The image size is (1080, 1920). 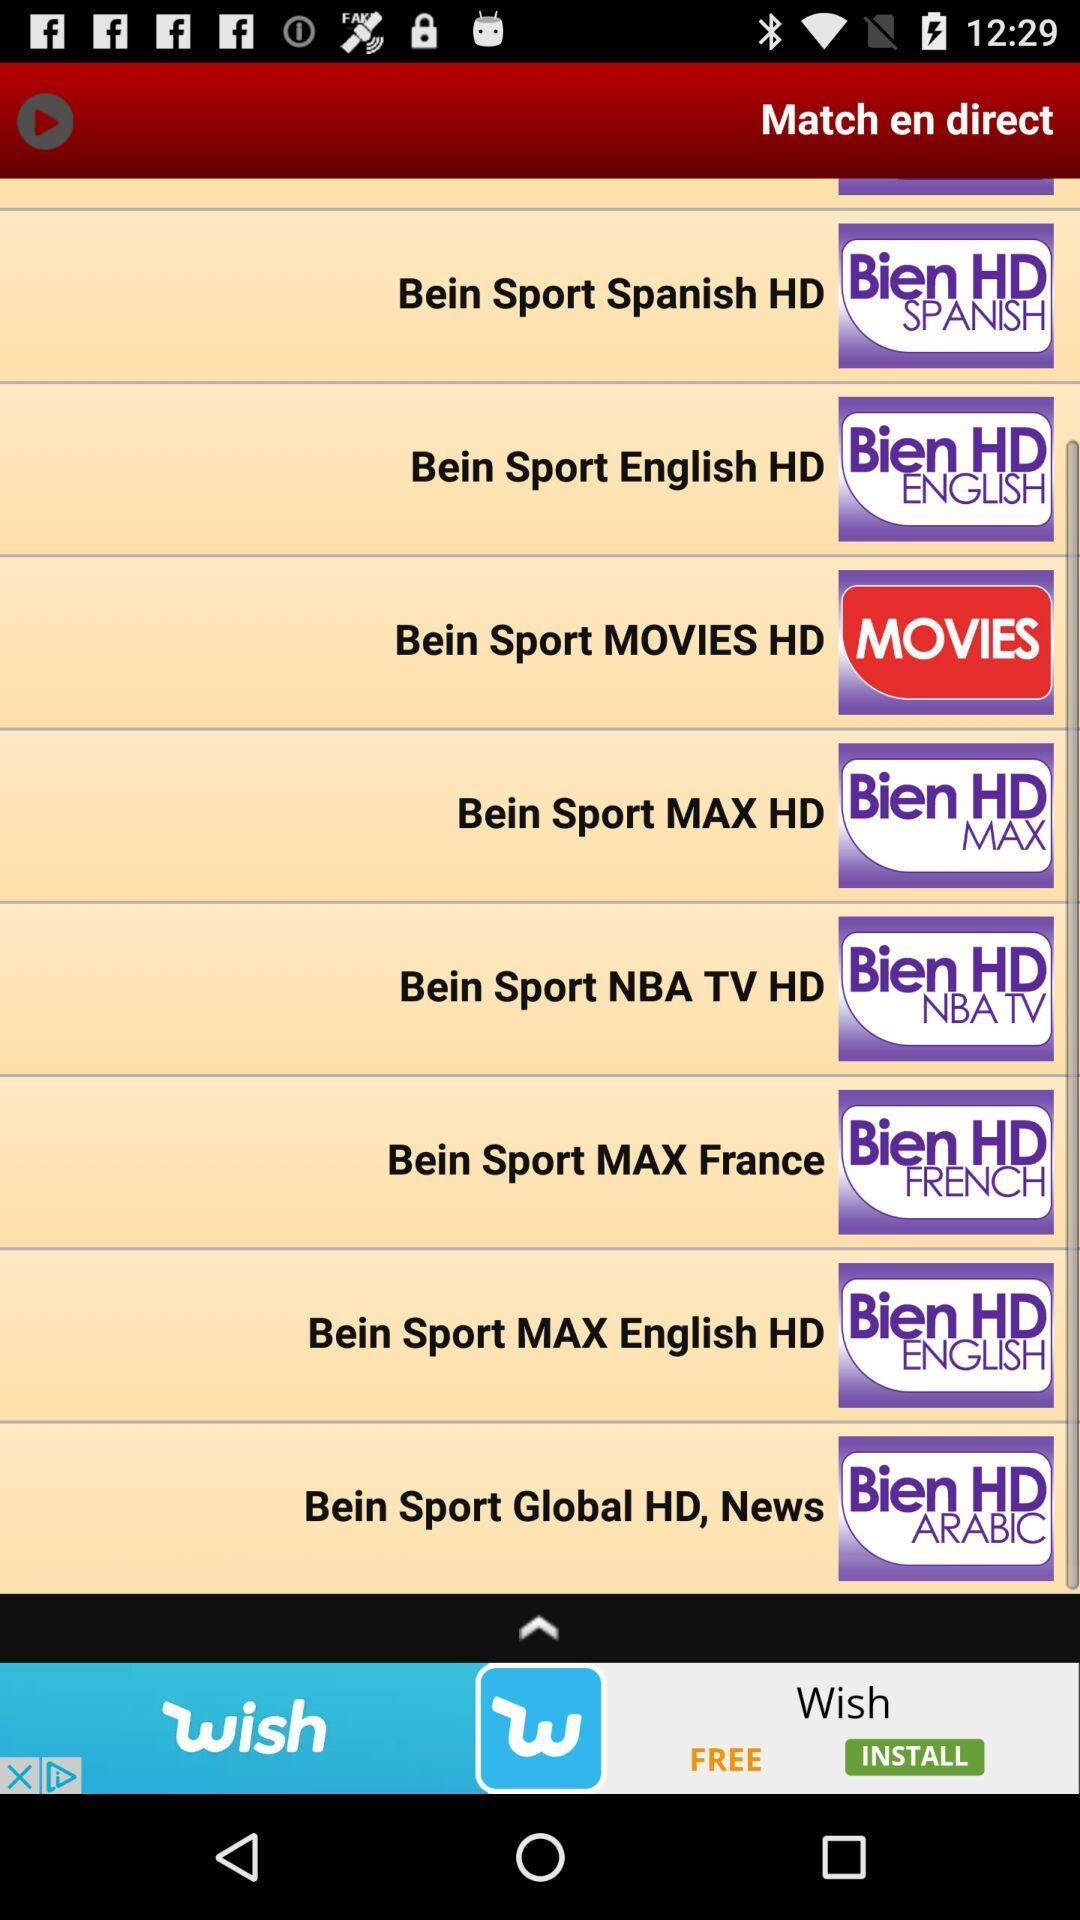 I want to click on the play icon, so click(x=44, y=128).